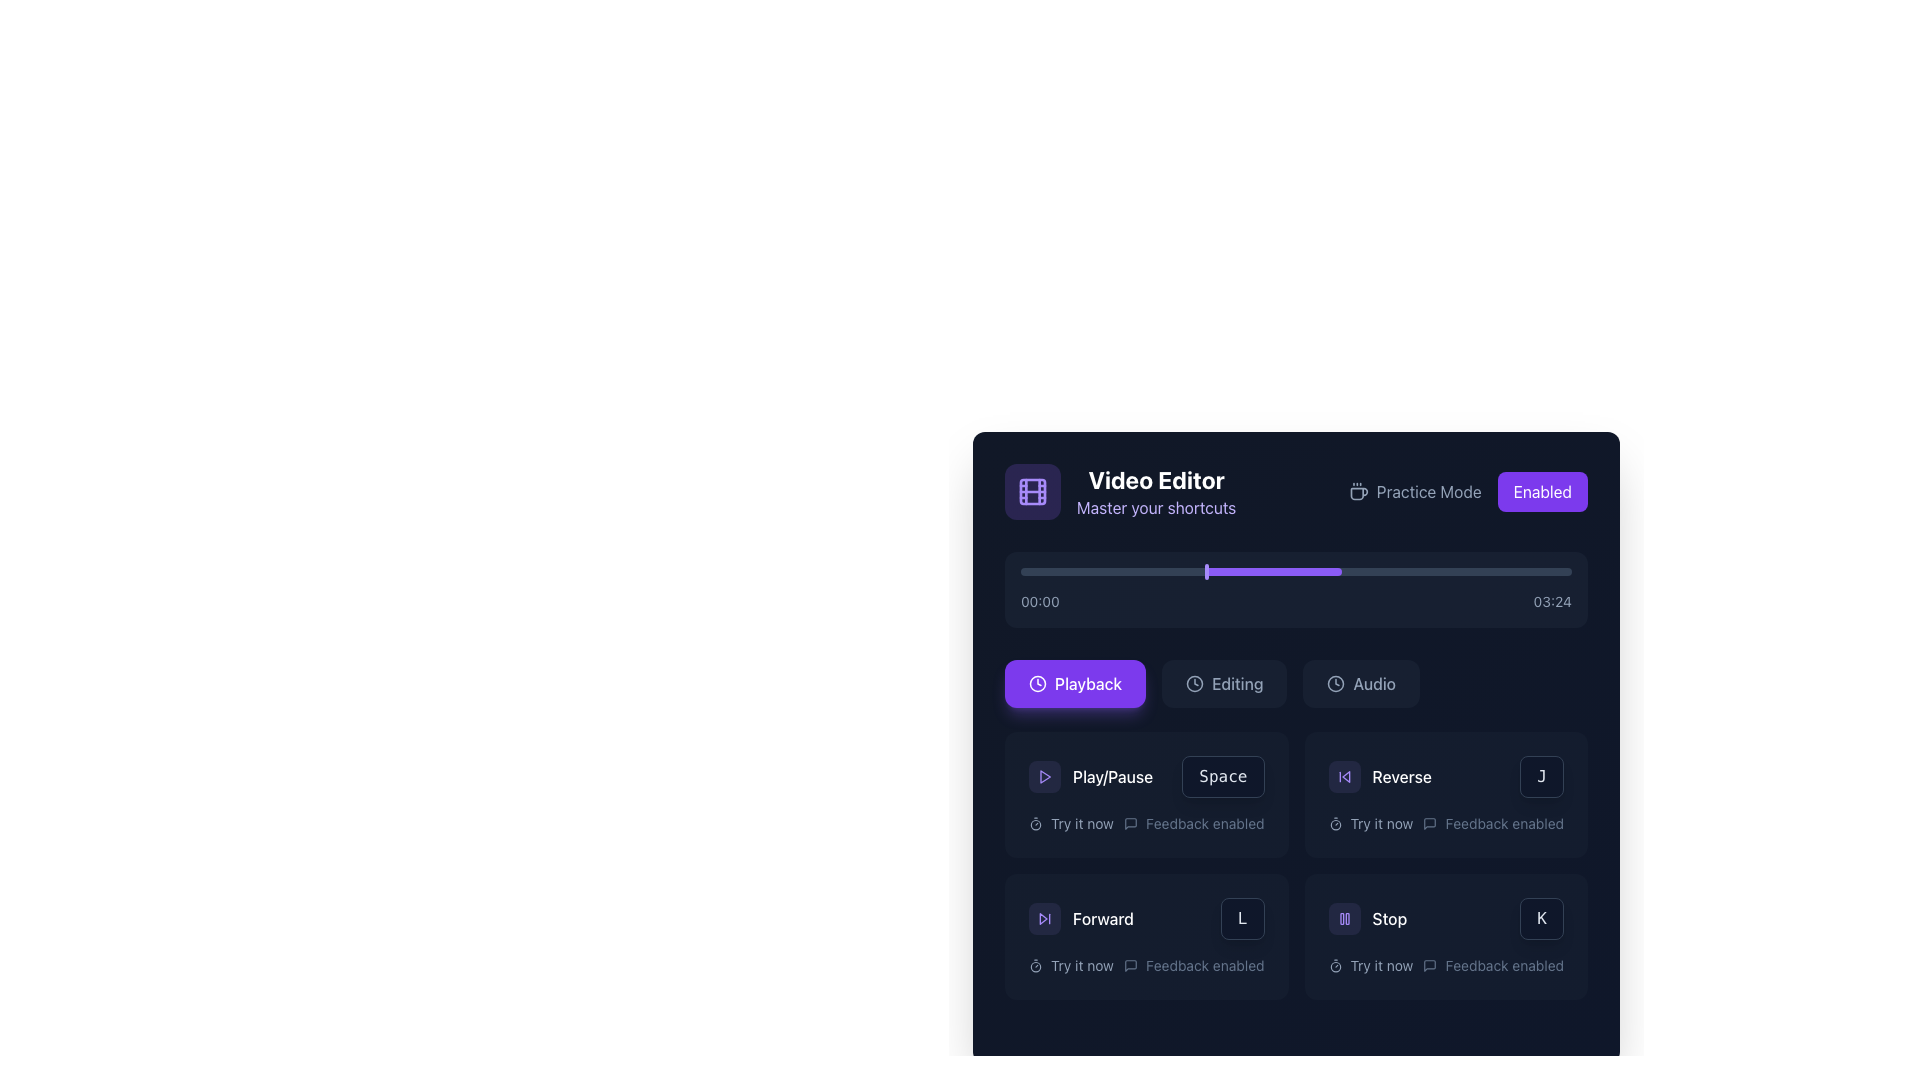  Describe the element at coordinates (1146, 824) in the screenshot. I see `the 'Try it now' button located below the 'Play/Pause' and 'Space' buttons in the 'Video Editor' section, which provides textual feedback and call-to-action information` at that location.